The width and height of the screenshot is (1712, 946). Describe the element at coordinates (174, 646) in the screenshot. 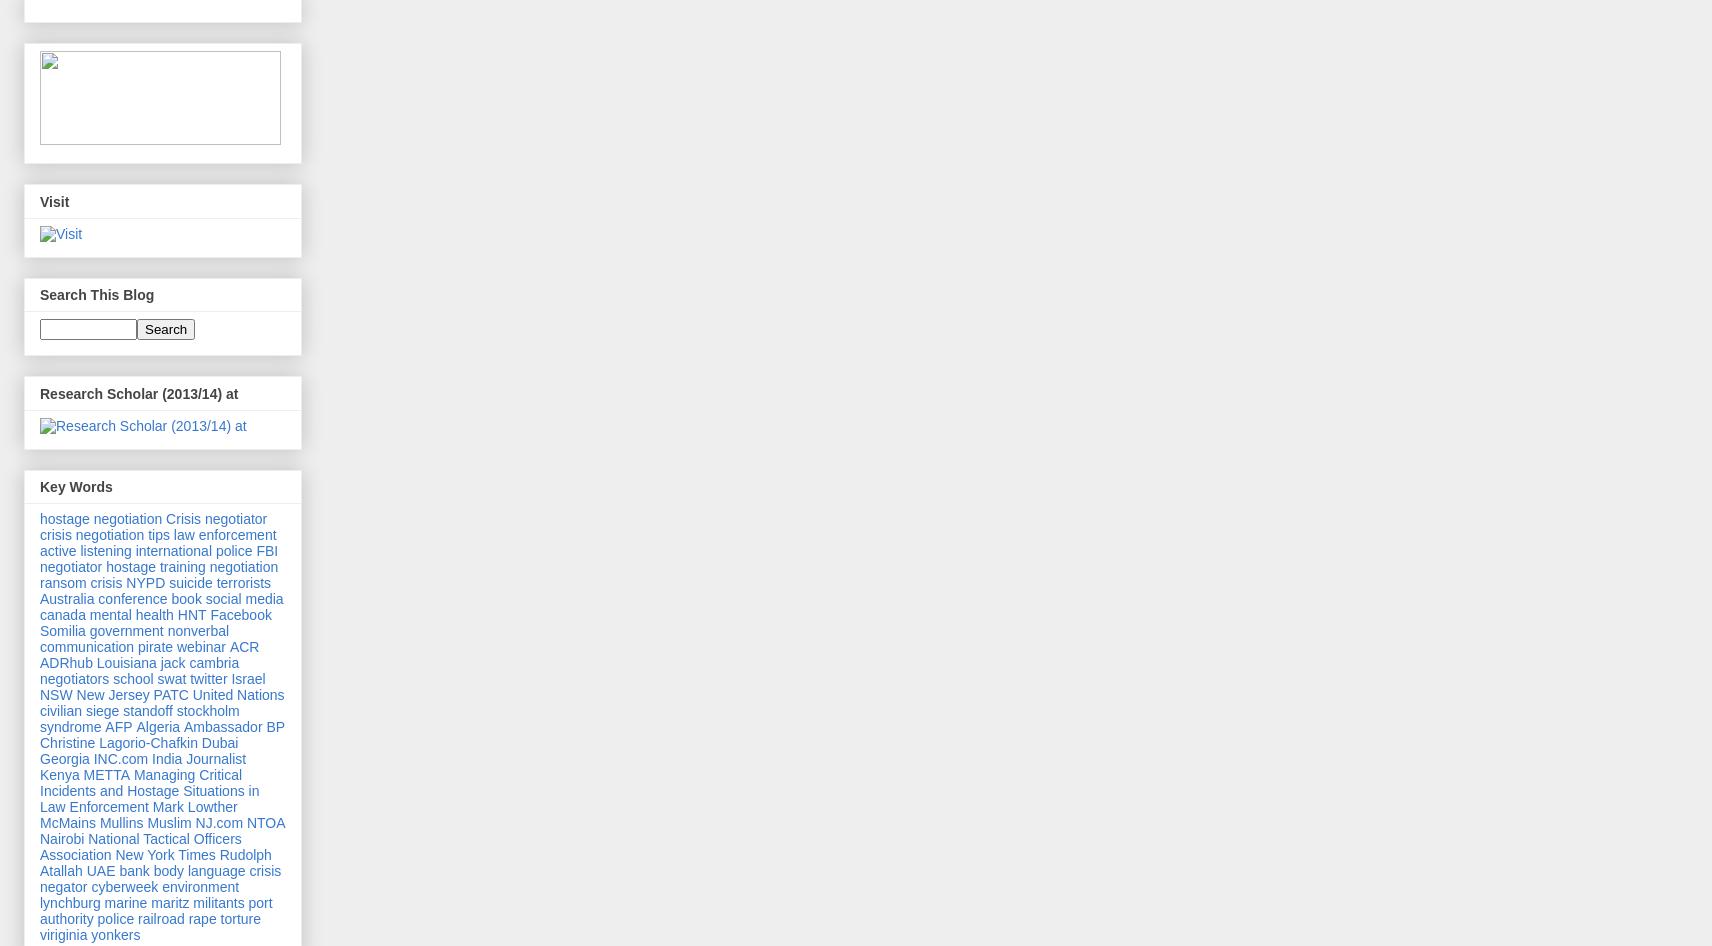

I see `'webinar'` at that location.